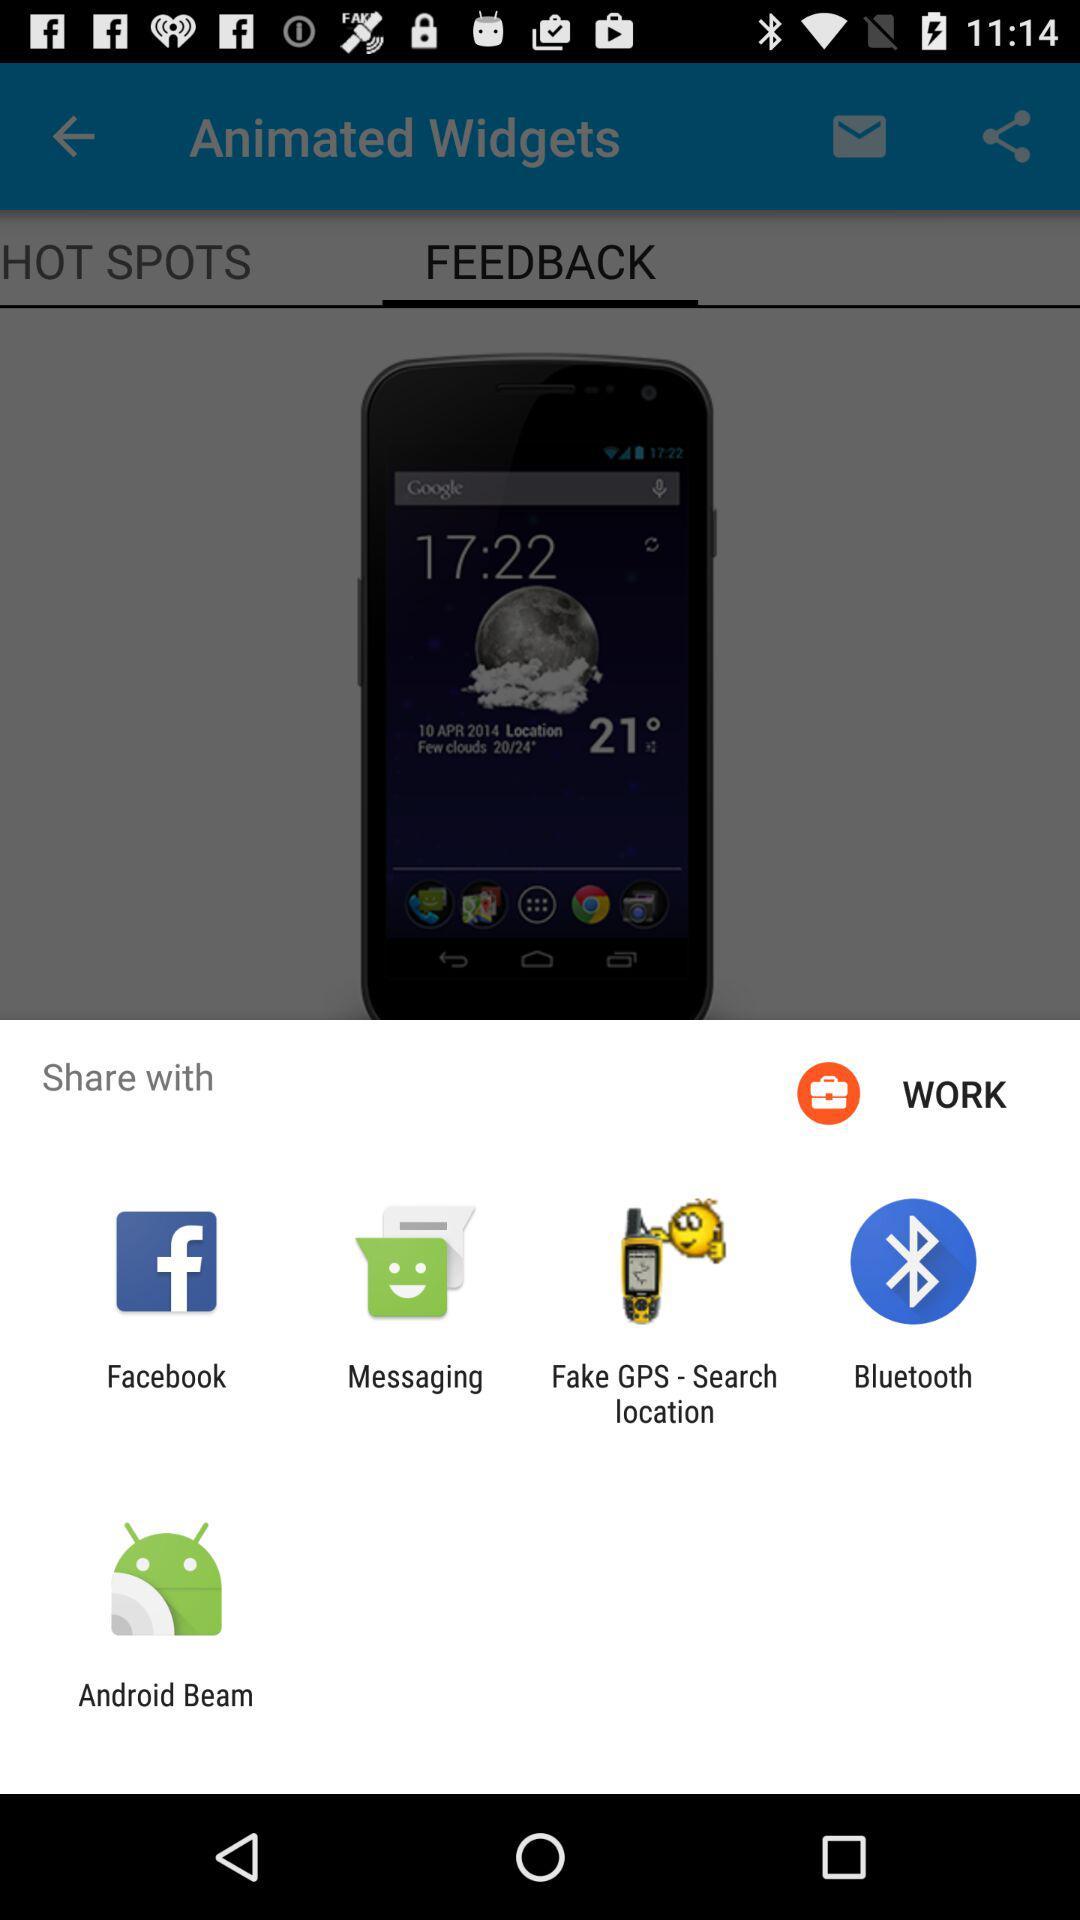 The image size is (1080, 1920). What do you see at coordinates (165, 1711) in the screenshot?
I see `the android beam item` at bounding box center [165, 1711].